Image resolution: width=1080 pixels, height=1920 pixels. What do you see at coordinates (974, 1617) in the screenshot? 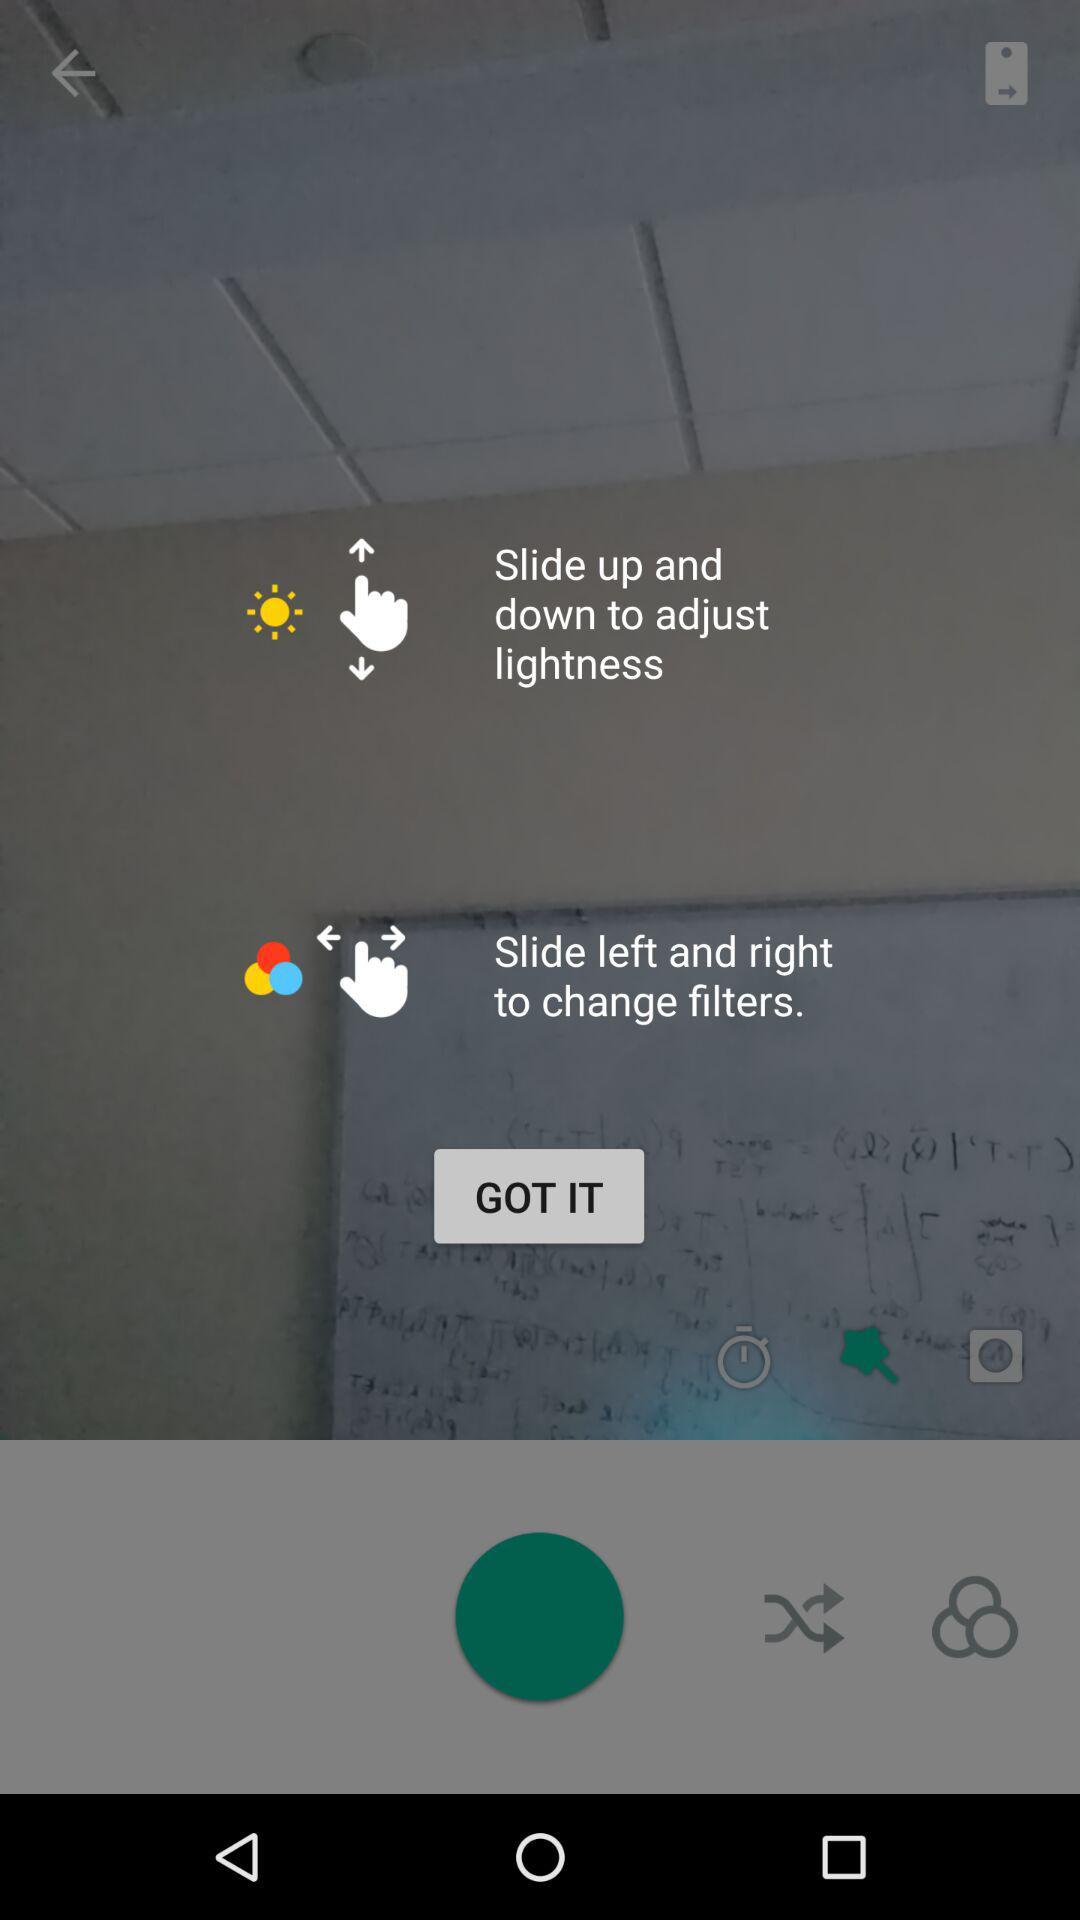
I see `rotate button` at bounding box center [974, 1617].